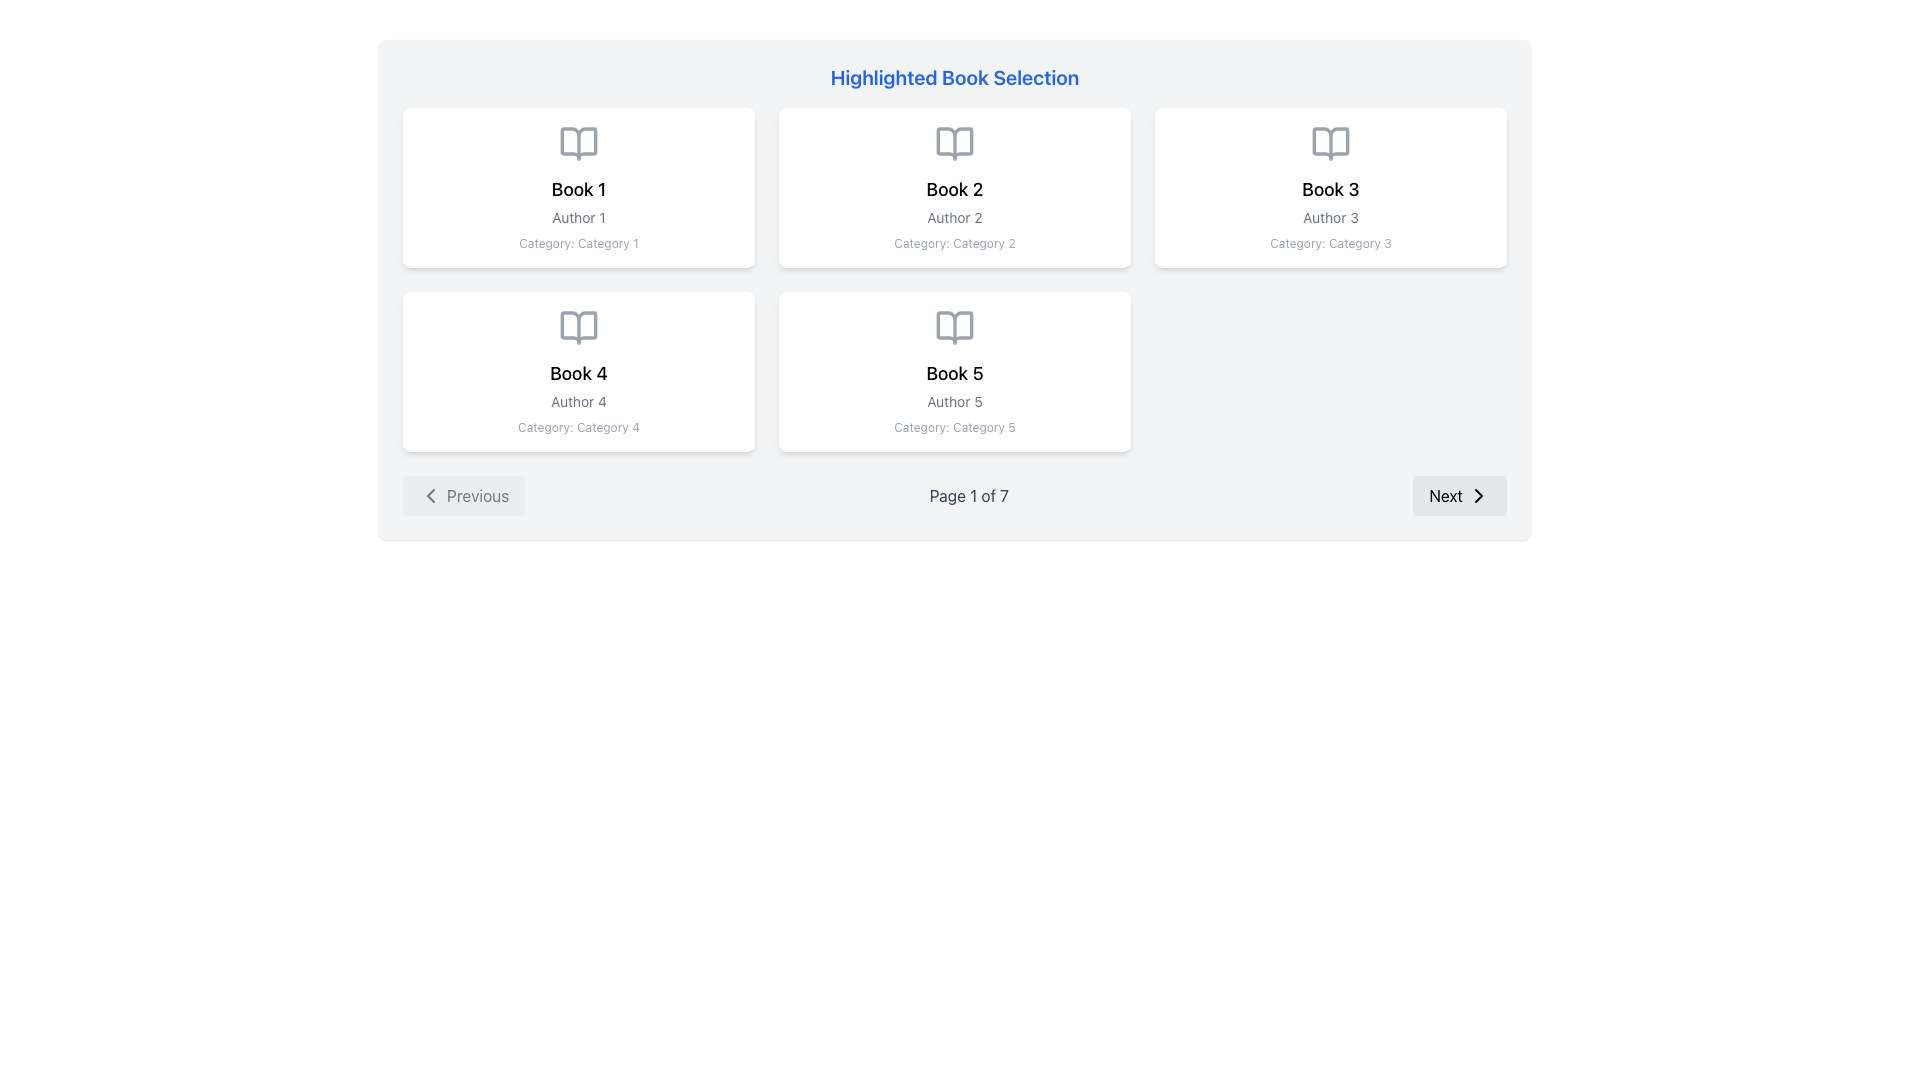 The image size is (1920, 1080). What do you see at coordinates (578, 427) in the screenshot?
I see `the text label that reads 'Category: Category 4' located at the bottom of the card for 'Book 4'` at bounding box center [578, 427].